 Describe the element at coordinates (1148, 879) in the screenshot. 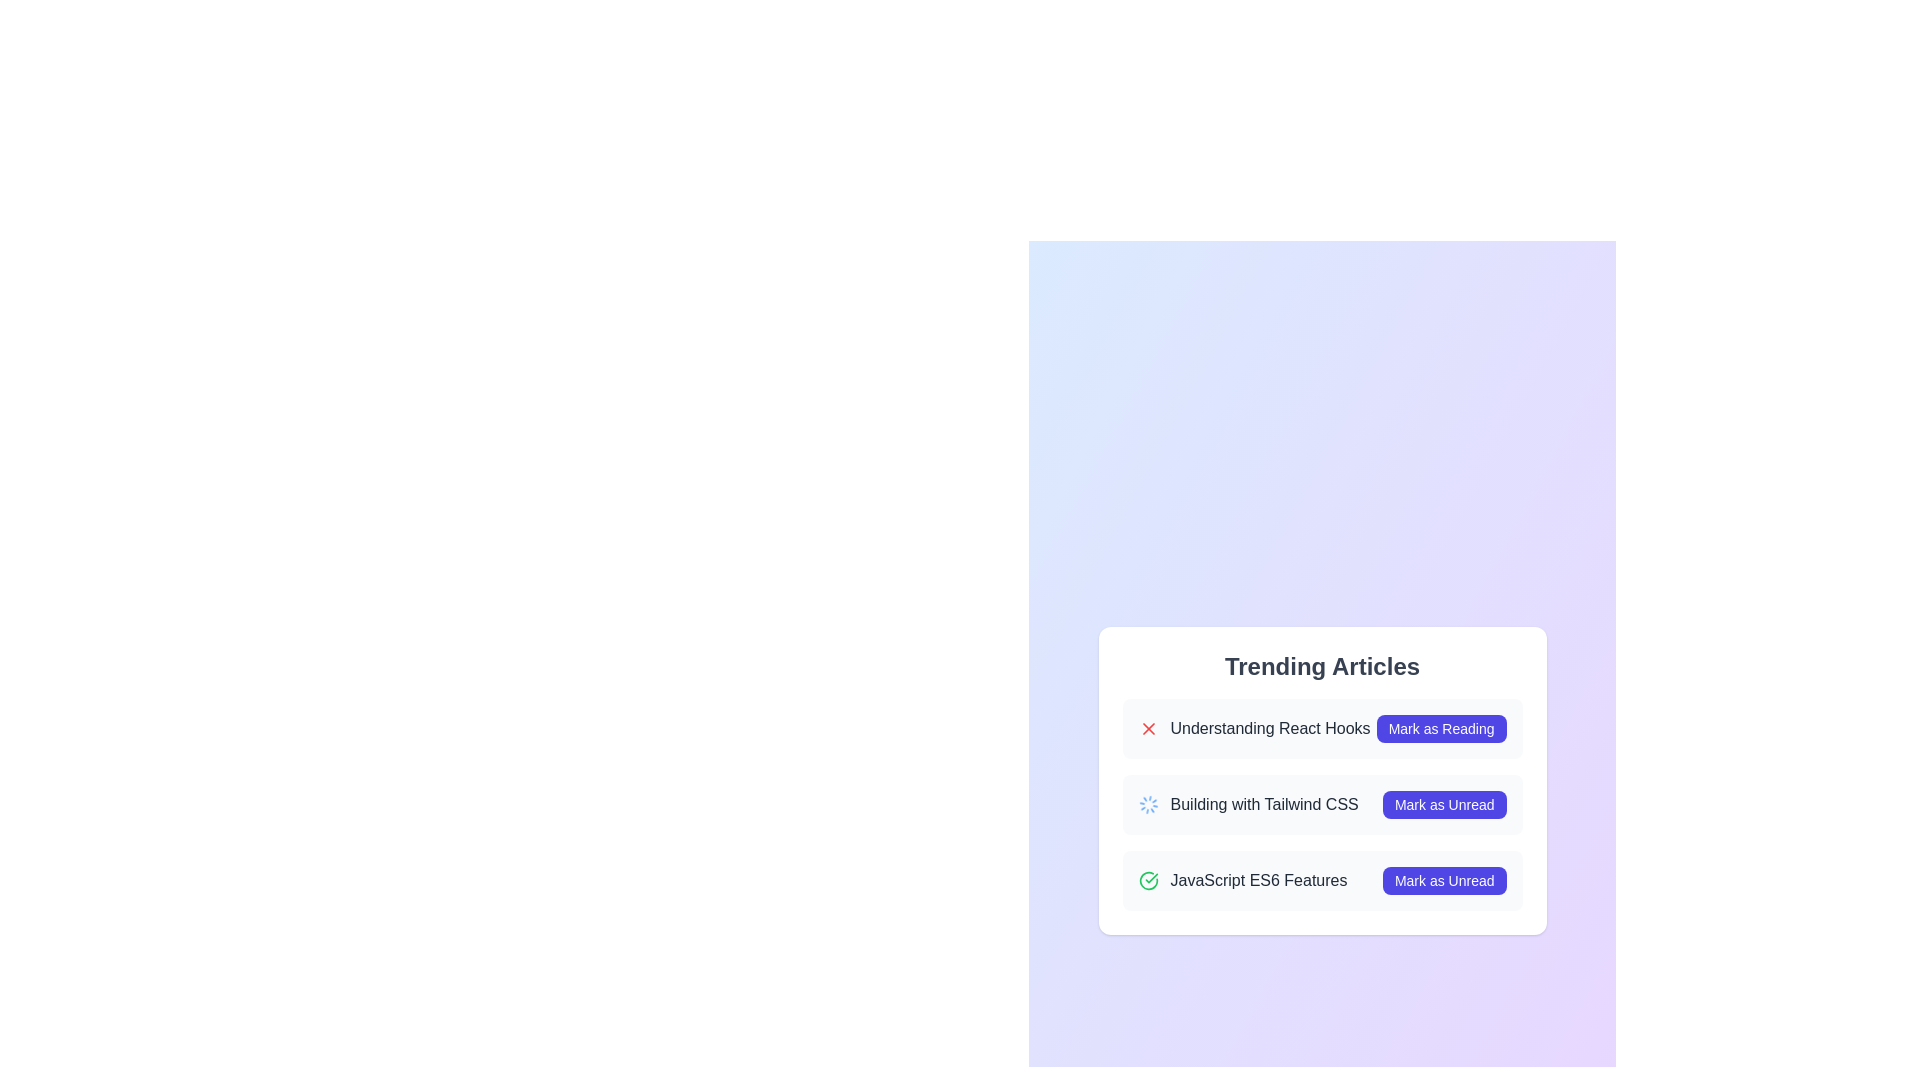

I see `the circular icon with a green checkmark that is located next to the text 'JavaScript ES6 Features', which is part of the last group under the header 'Trending Articles'` at that location.